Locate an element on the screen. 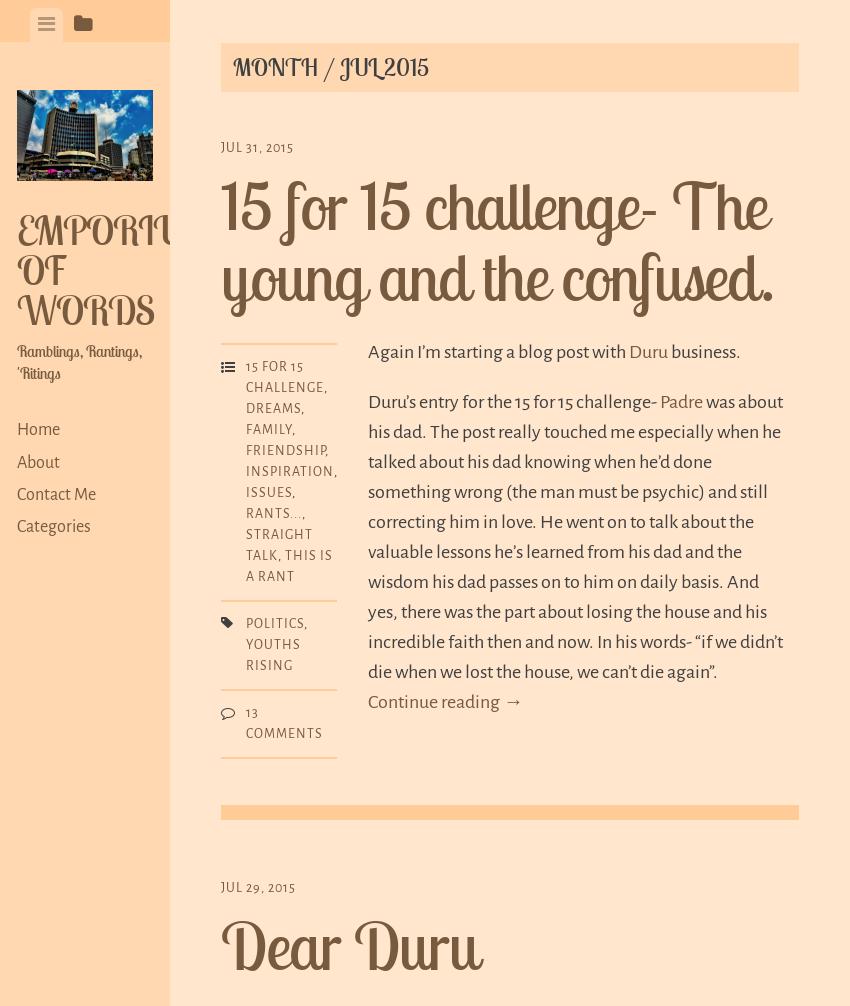 The height and width of the screenshot is (1006, 850). 'youths rising' is located at coordinates (272, 654).